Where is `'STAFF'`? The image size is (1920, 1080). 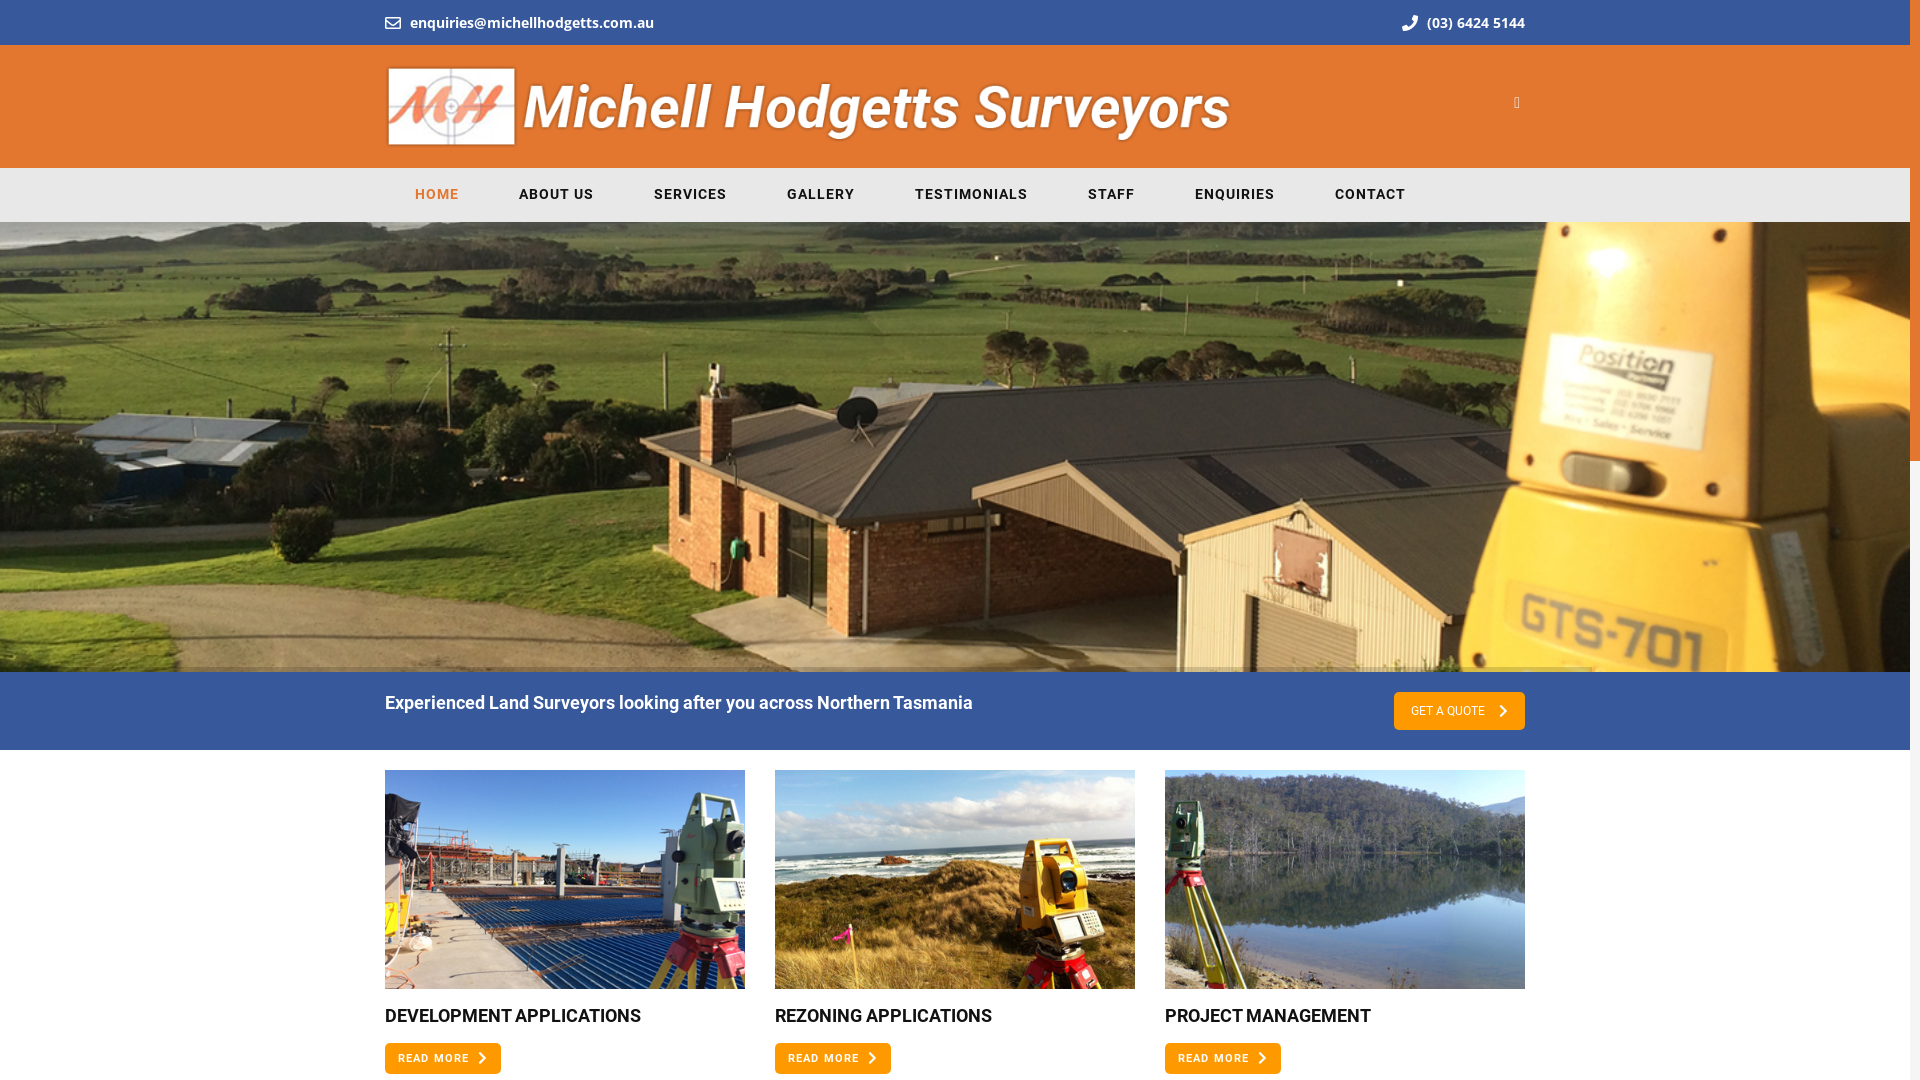 'STAFF' is located at coordinates (1110, 194).